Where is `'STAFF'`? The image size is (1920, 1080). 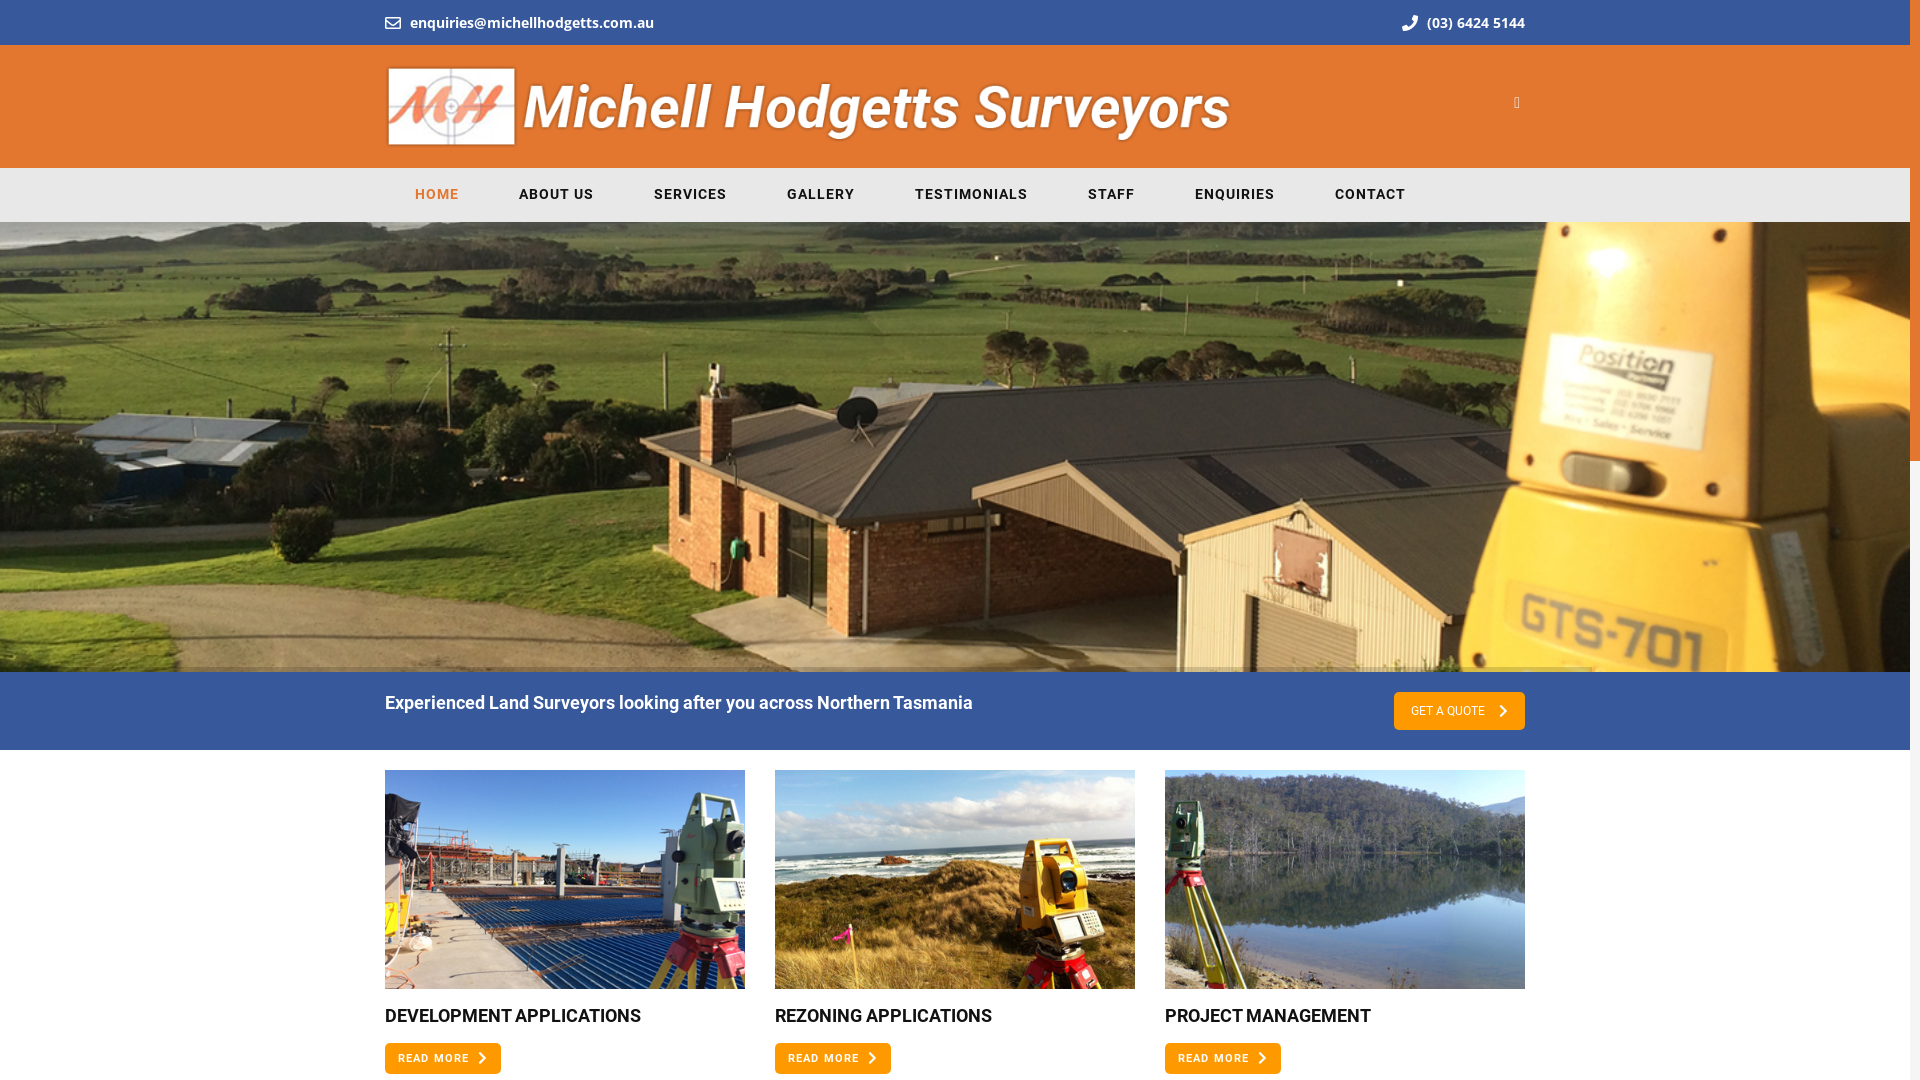 'STAFF' is located at coordinates (1110, 194).